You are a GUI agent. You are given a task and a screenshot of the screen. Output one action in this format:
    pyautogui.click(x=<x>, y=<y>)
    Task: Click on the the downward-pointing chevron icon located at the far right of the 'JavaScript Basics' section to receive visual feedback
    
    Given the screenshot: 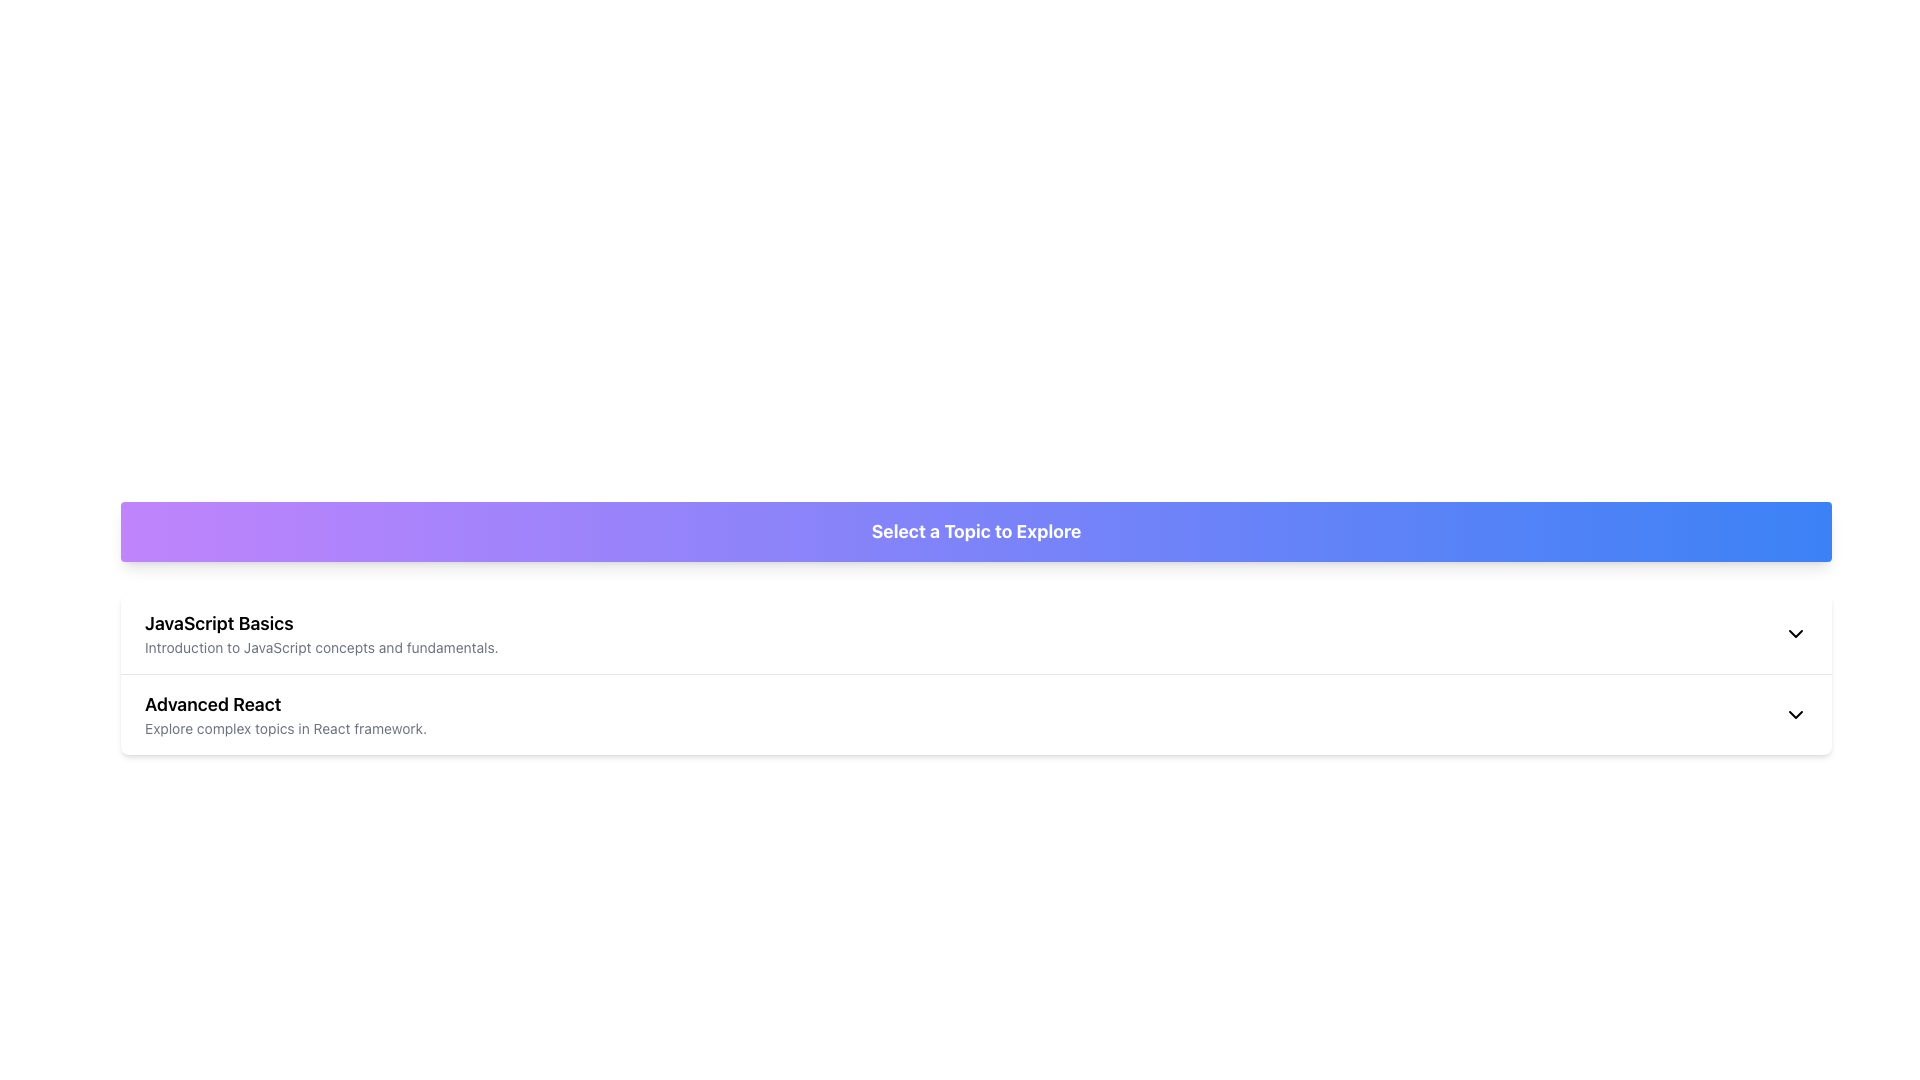 What is the action you would take?
    pyautogui.click(x=1795, y=633)
    